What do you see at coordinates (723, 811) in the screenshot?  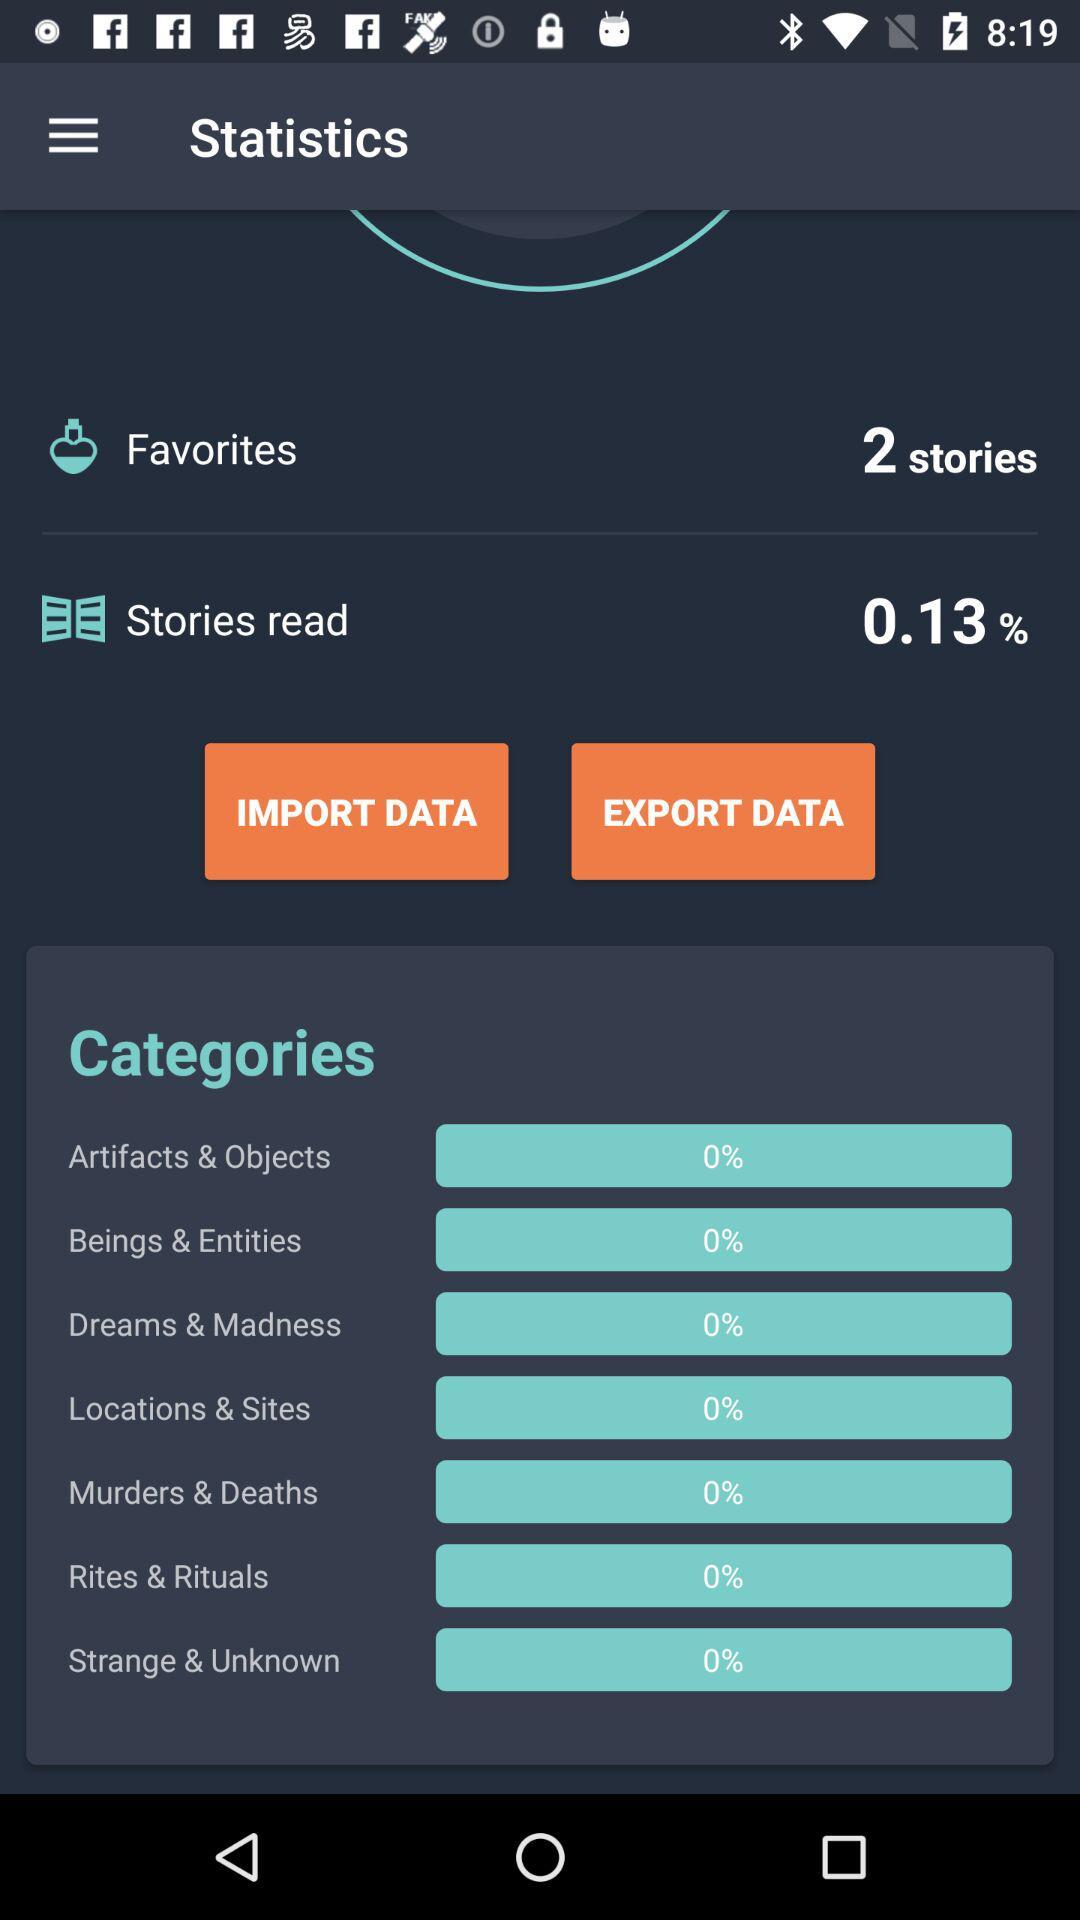 I see `the item next to import data icon` at bounding box center [723, 811].